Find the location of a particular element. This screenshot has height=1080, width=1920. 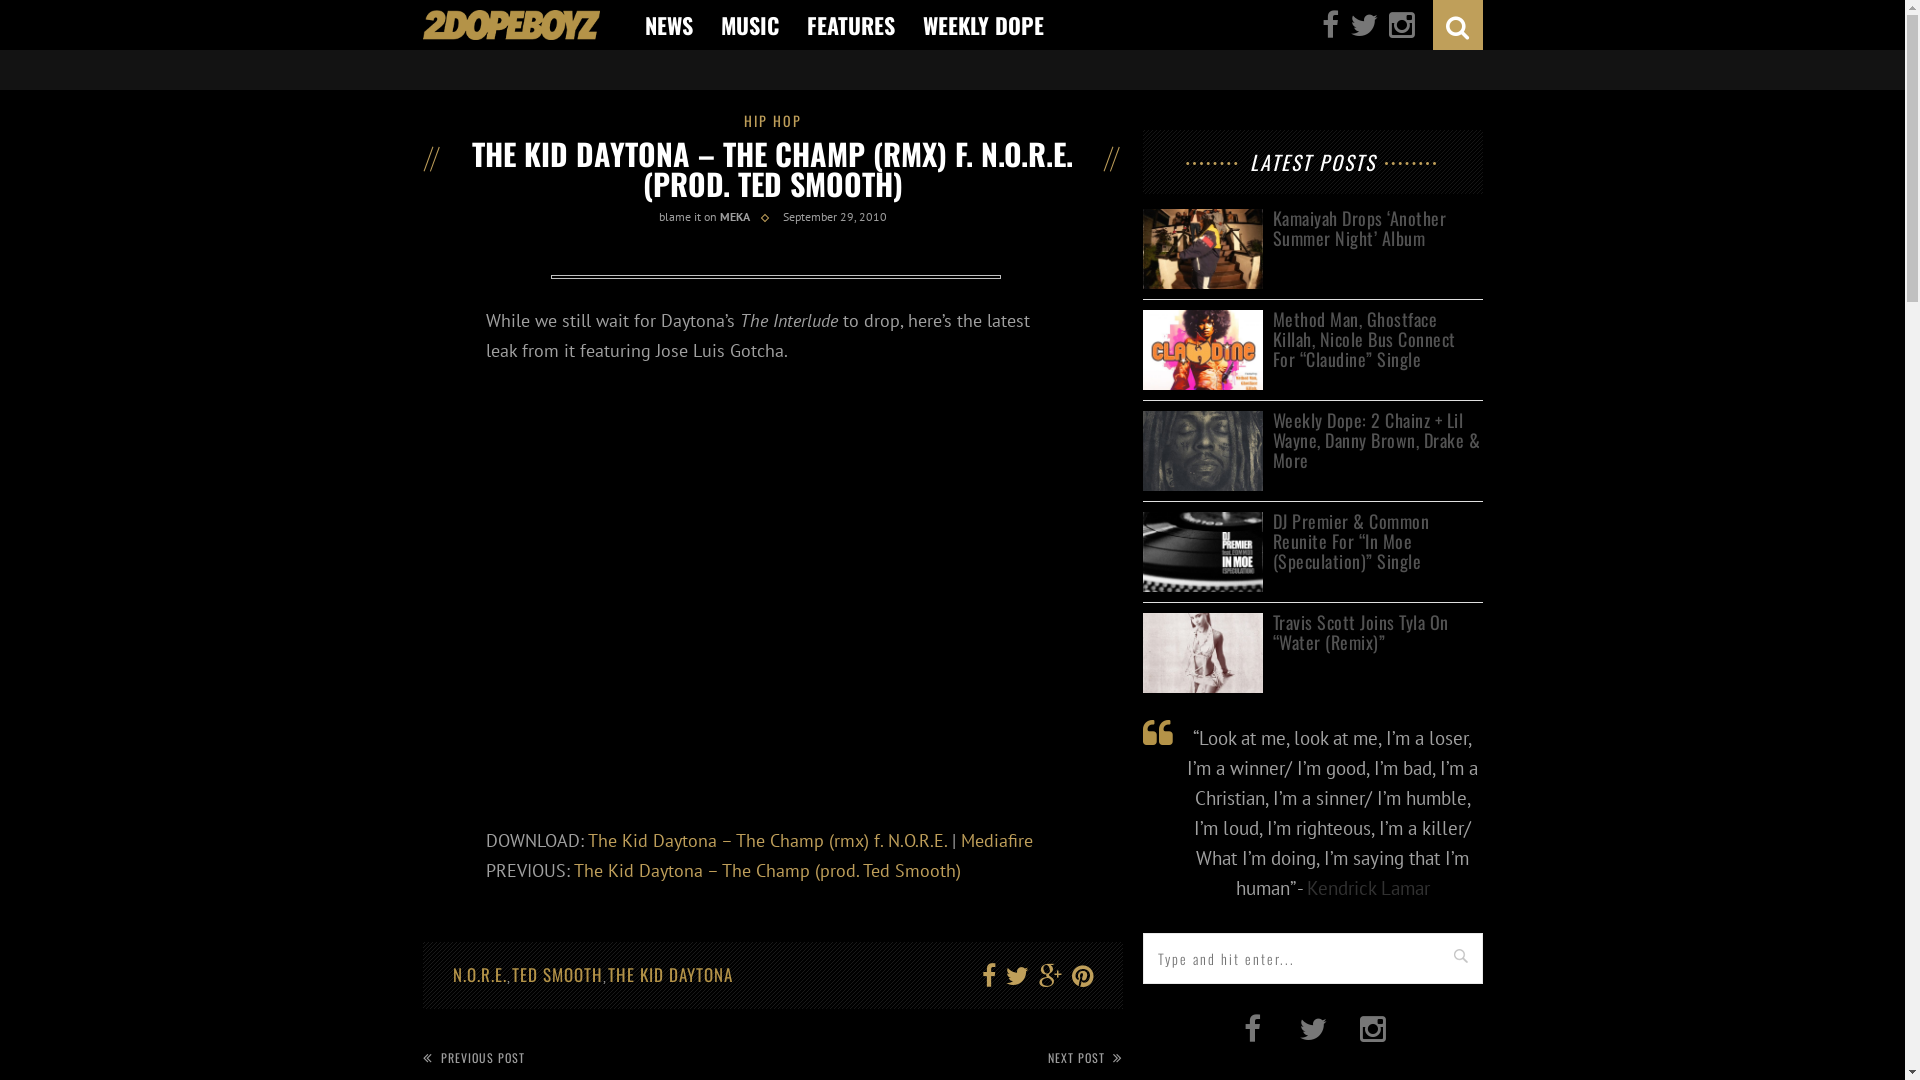

'Mediafire' is located at coordinates (996, 840).